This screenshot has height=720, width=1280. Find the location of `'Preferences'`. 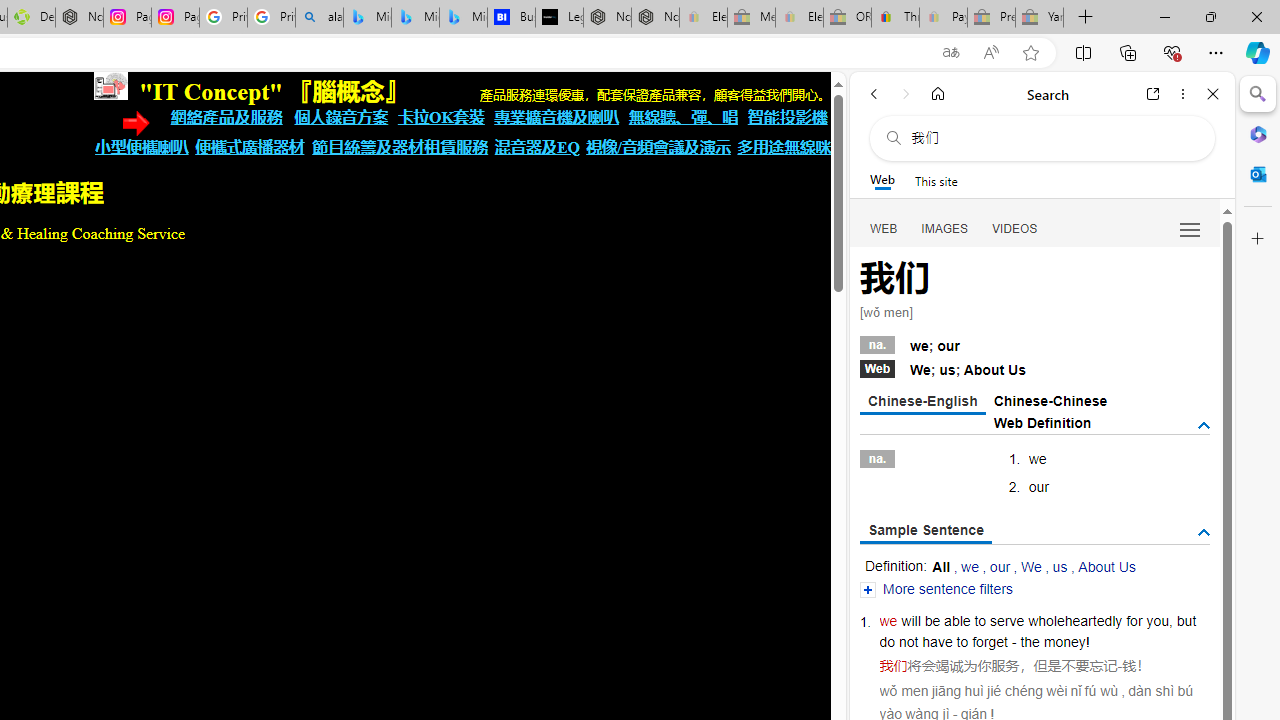

'Preferences' is located at coordinates (1189, 227).